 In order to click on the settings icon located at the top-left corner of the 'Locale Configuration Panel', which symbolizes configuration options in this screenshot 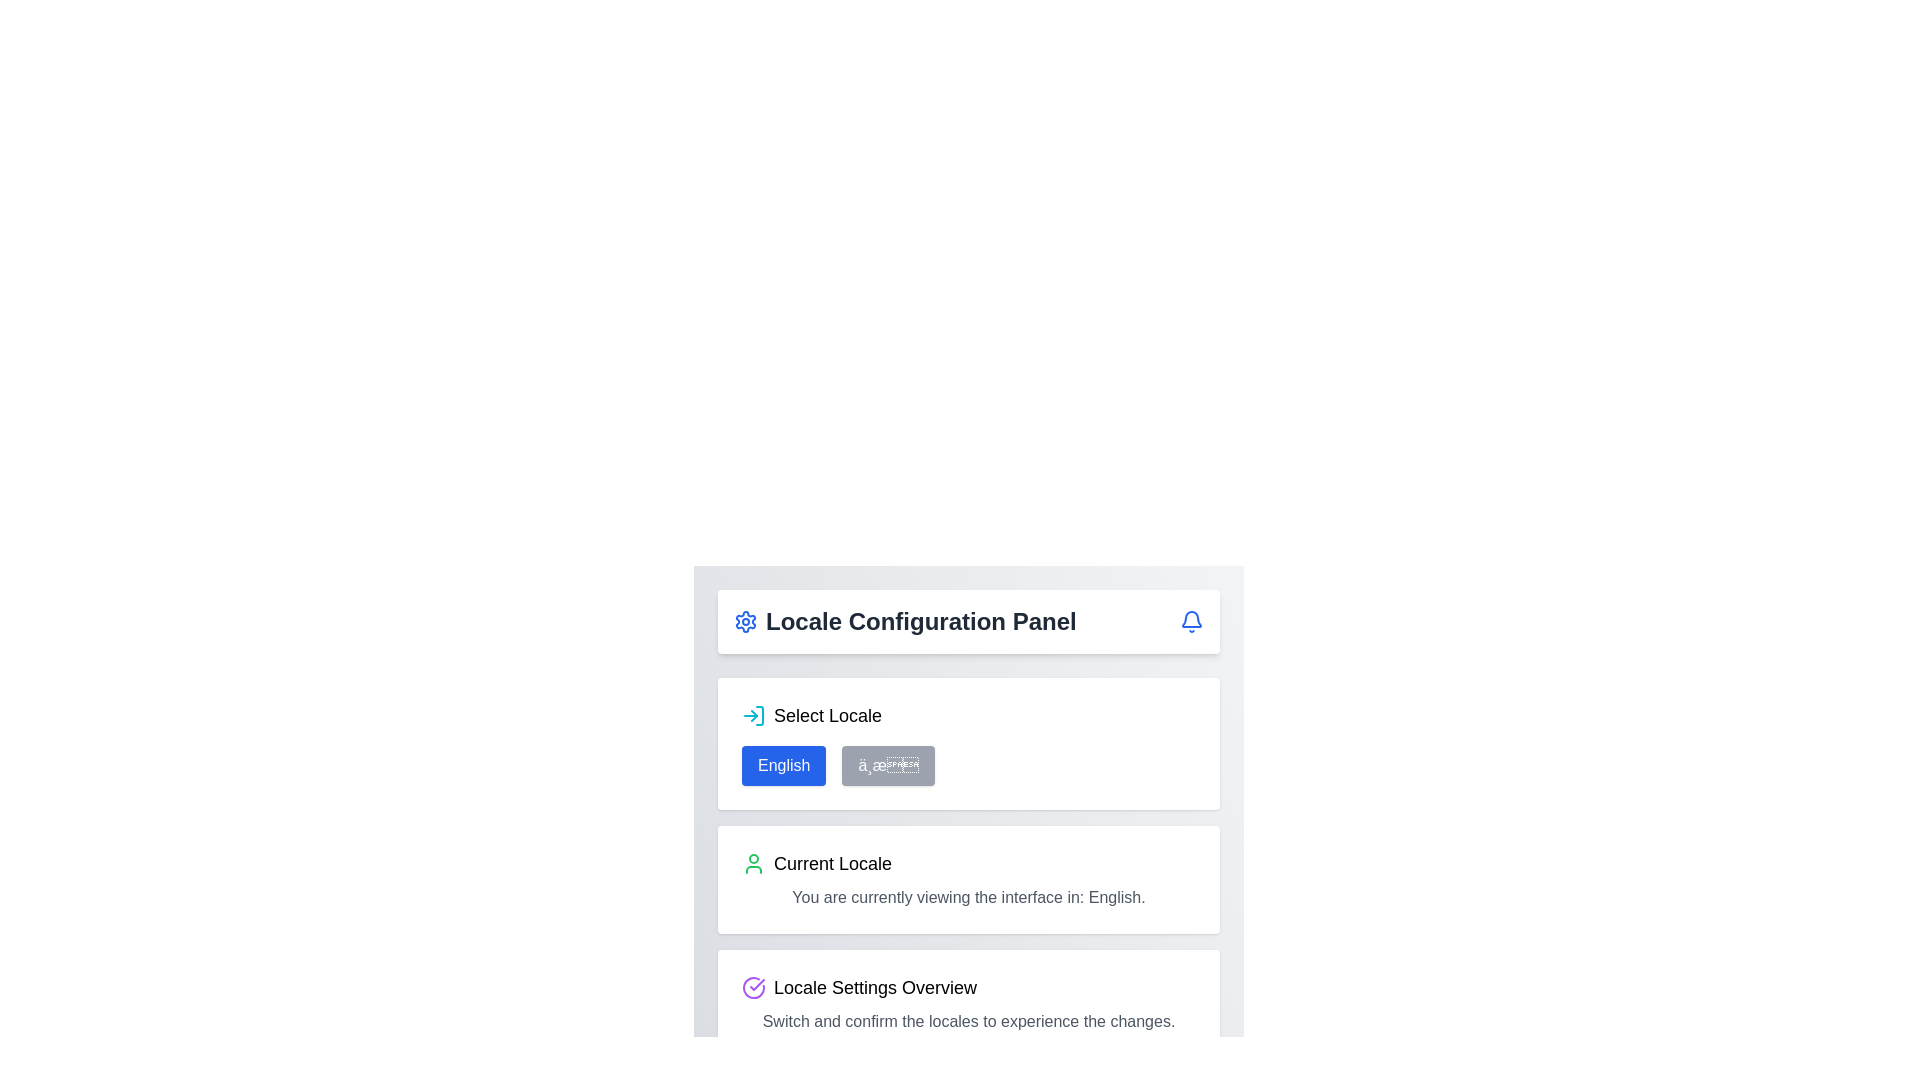, I will do `click(744, 620)`.